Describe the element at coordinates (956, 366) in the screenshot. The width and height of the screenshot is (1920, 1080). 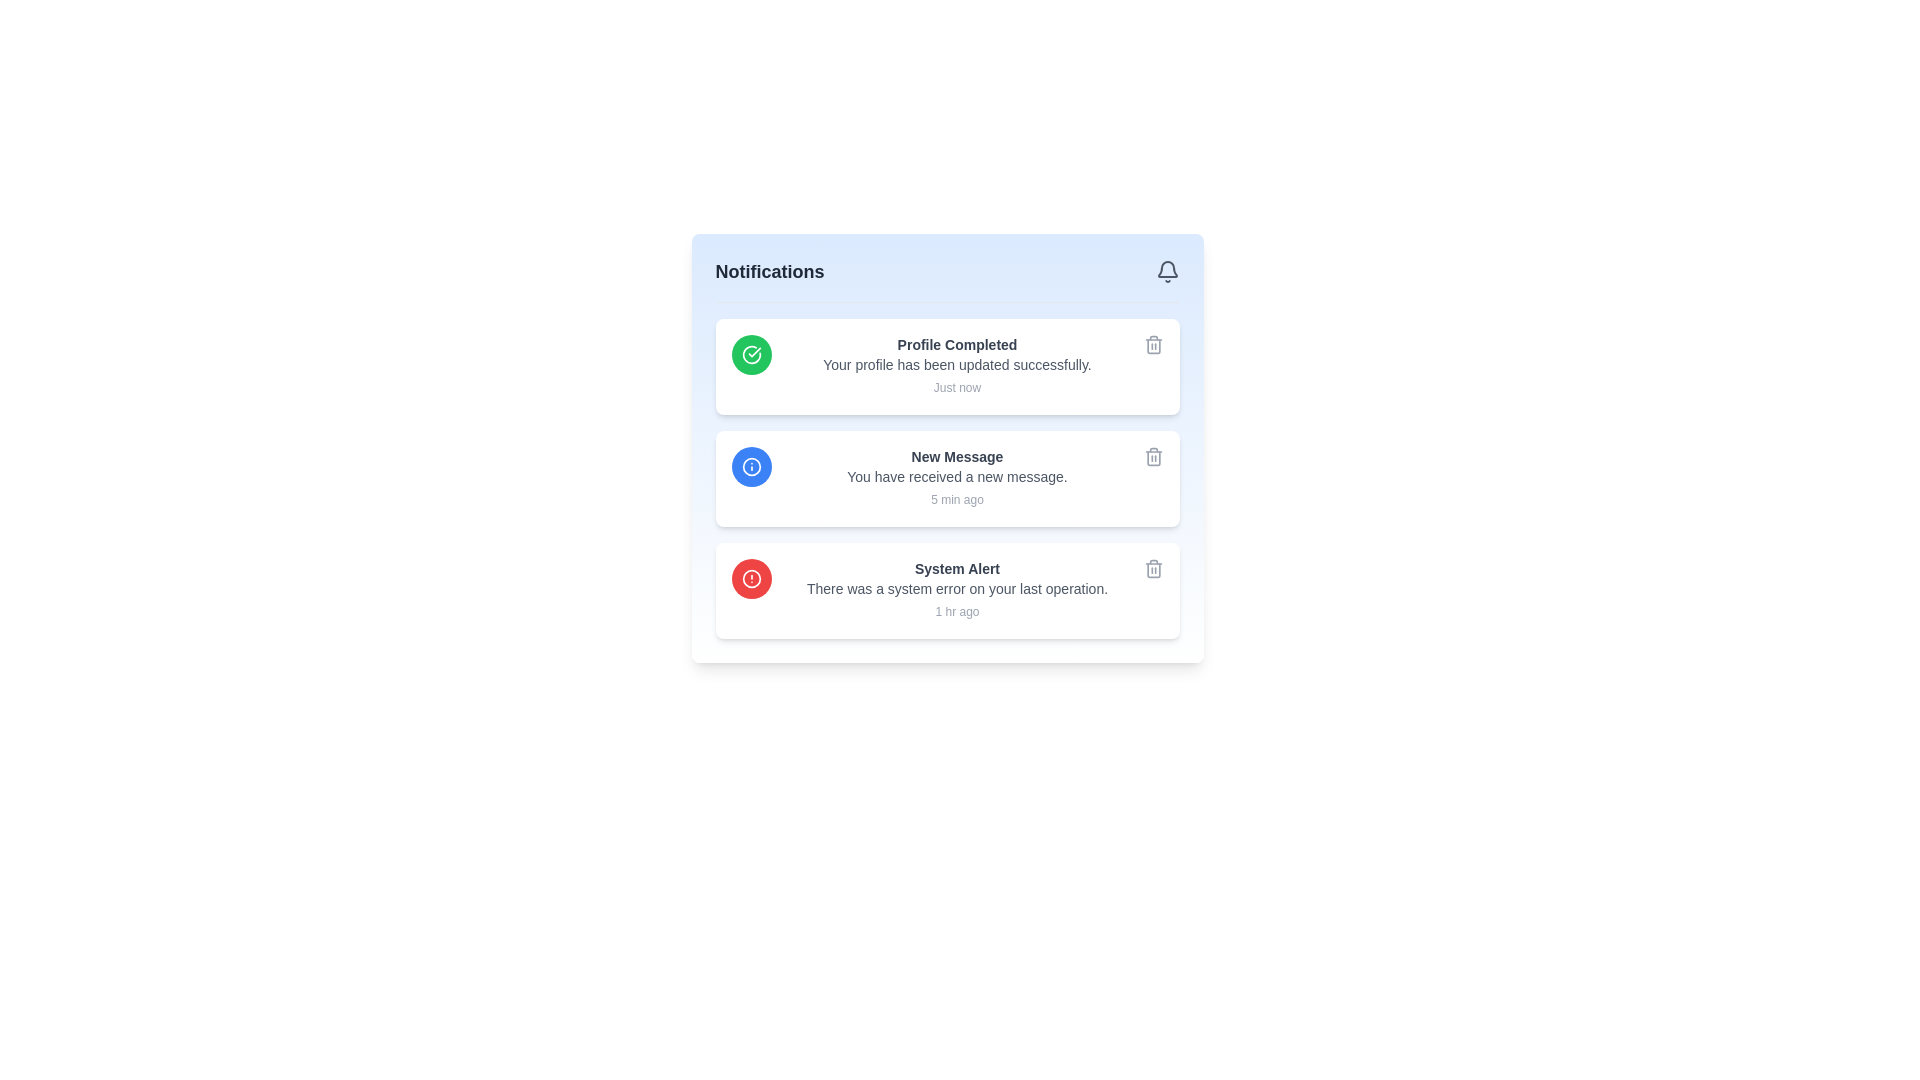
I see `the text-based notification display that shows 'Profile Completed' with the message 'Your profile has been updated successfully.' and the timestamp 'Just now'` at that location.